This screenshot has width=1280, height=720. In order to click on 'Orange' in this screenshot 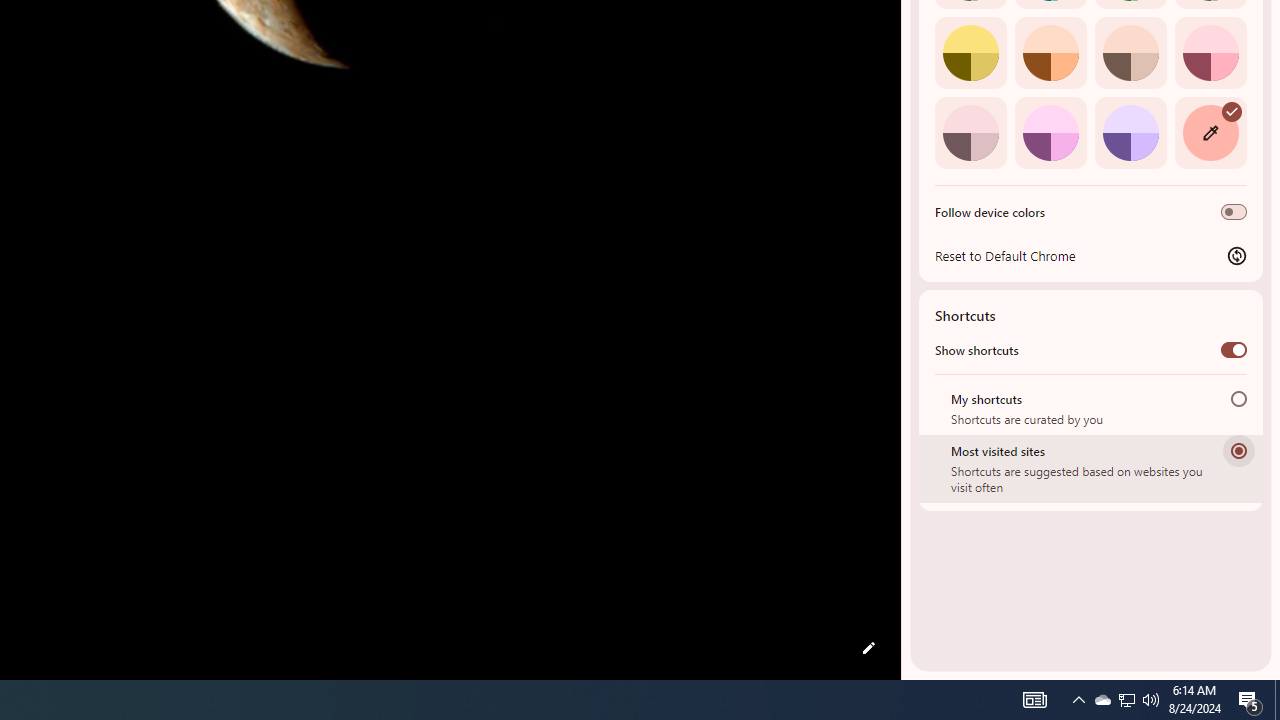, I will do `click(1049, 51)`.